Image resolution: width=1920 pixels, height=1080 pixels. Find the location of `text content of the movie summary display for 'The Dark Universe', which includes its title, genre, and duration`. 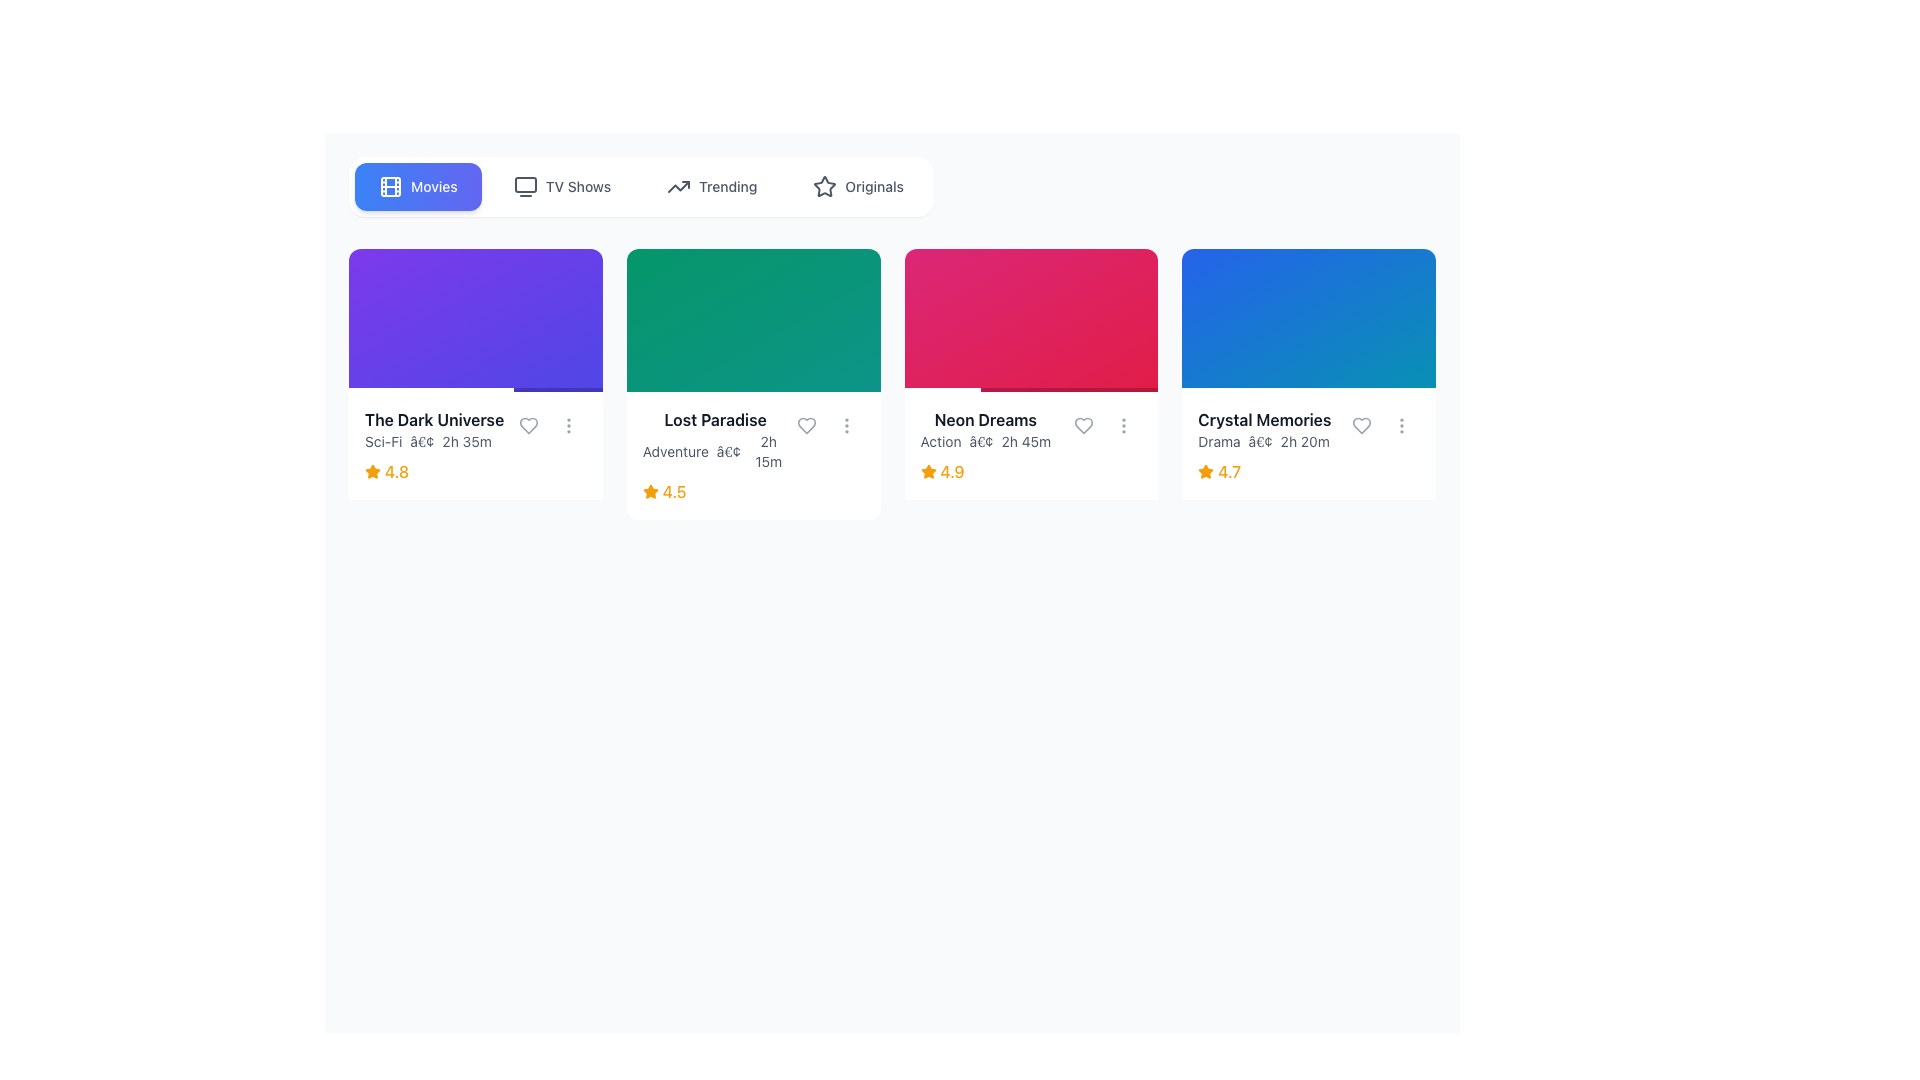

text content of the movie summary display for 'The Dark Universe', which includes its title, genre, and duration is located at coordinates (474, 428).